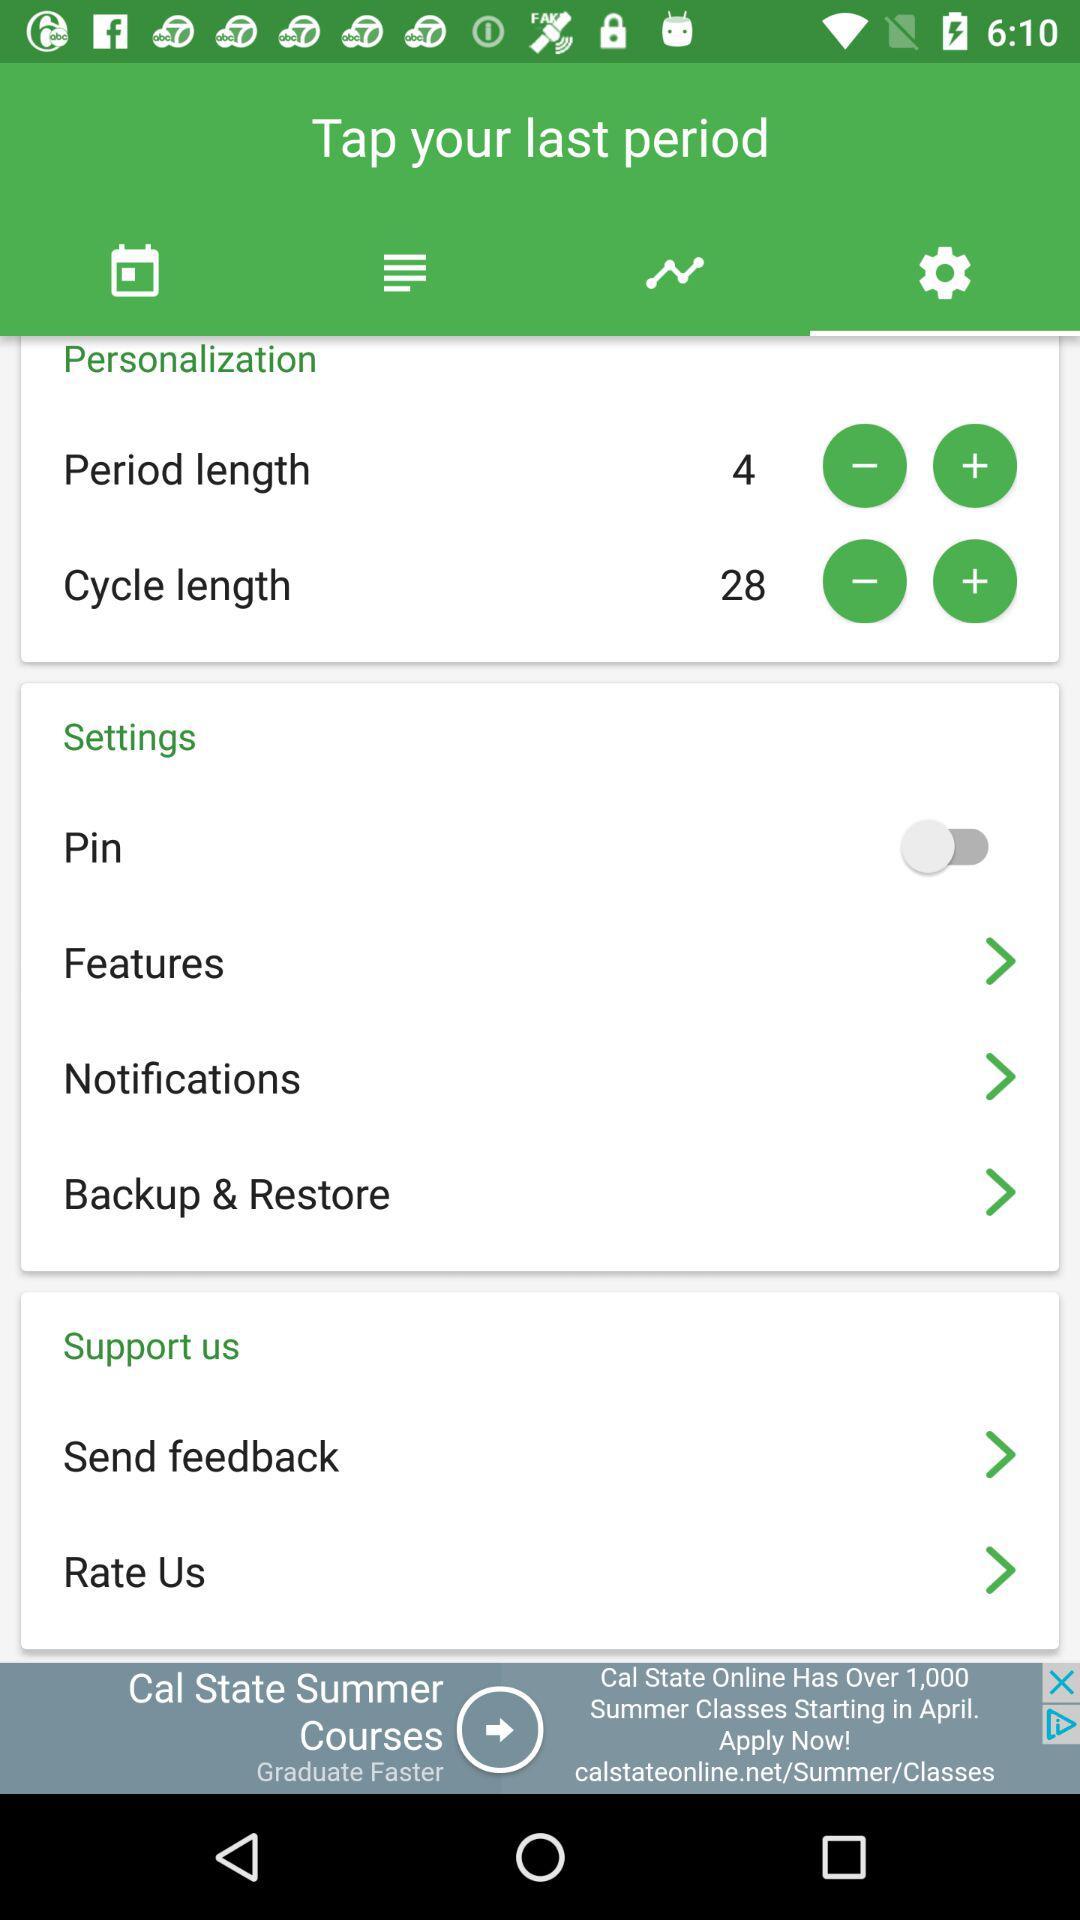 The width and height of the screenshot is (1080, 1920). What do you see at coordinates (540, 1727) in the screenshot?
I see `an advertisement` at bounding box center [540, 1727].